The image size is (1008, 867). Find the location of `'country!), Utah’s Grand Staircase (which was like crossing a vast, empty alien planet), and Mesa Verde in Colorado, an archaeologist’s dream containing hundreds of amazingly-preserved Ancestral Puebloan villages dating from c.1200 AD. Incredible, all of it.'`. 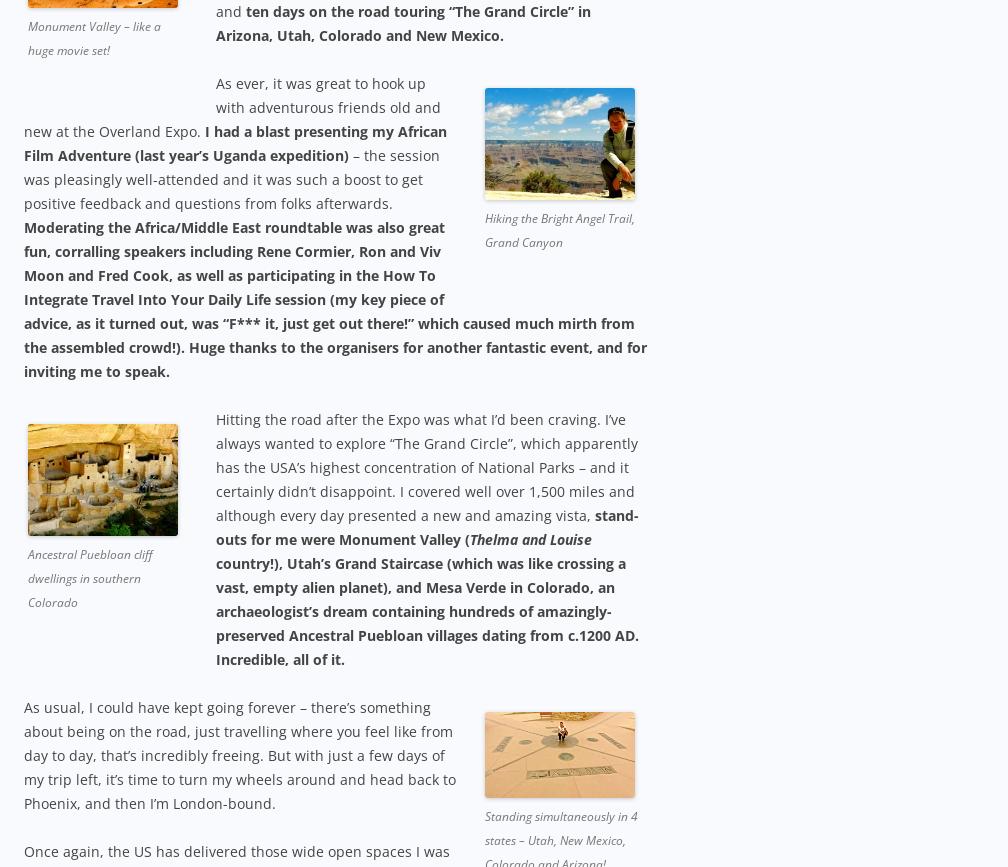

'country!), Utah’s Grand Staircase (which was like crossing a vast, empty alien planet), and Mesa Verde in Colorado, an archaeologist’s dream containing hundreds of amazingly-preserved Ancestral Puebloan villages dating from c.1200 AD. Incredible, all of it.' is located at coordinates (427, 609).